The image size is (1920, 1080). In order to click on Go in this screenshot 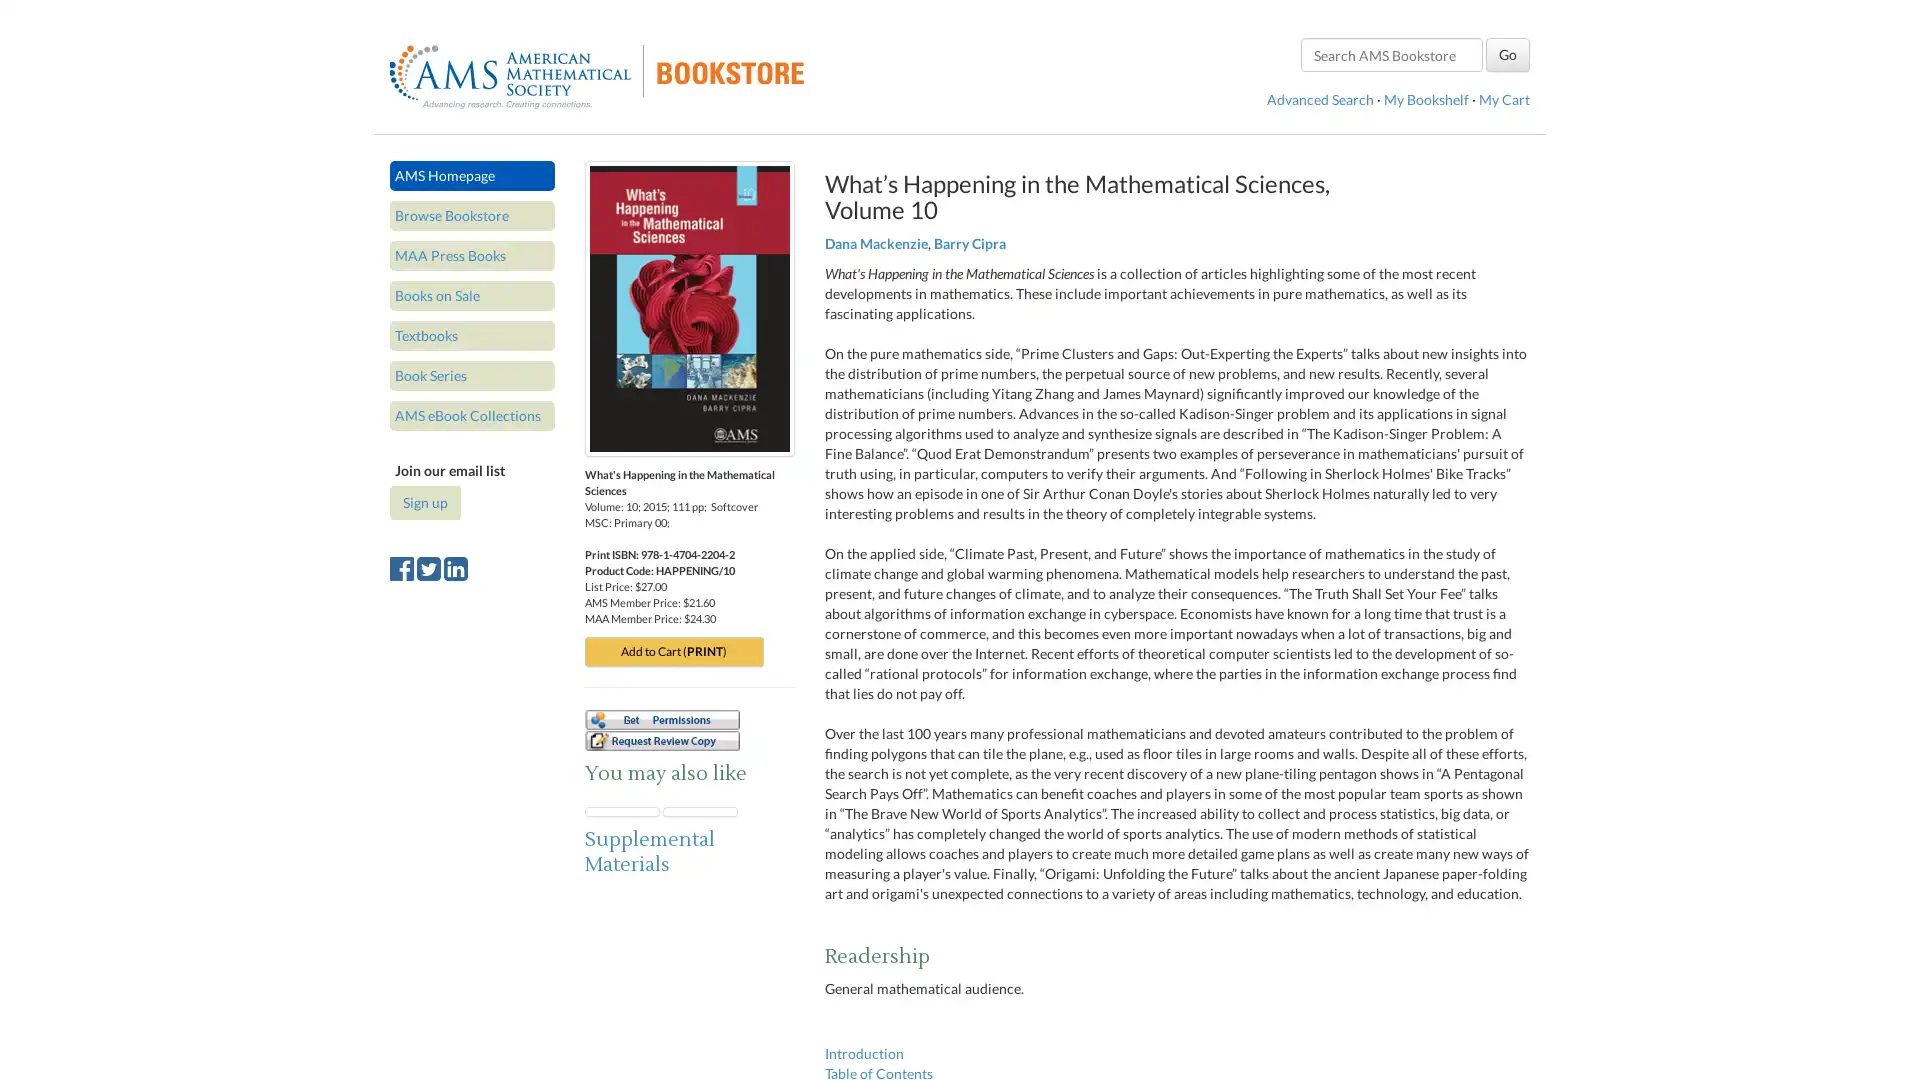, I will do `click(1507, 53)`.